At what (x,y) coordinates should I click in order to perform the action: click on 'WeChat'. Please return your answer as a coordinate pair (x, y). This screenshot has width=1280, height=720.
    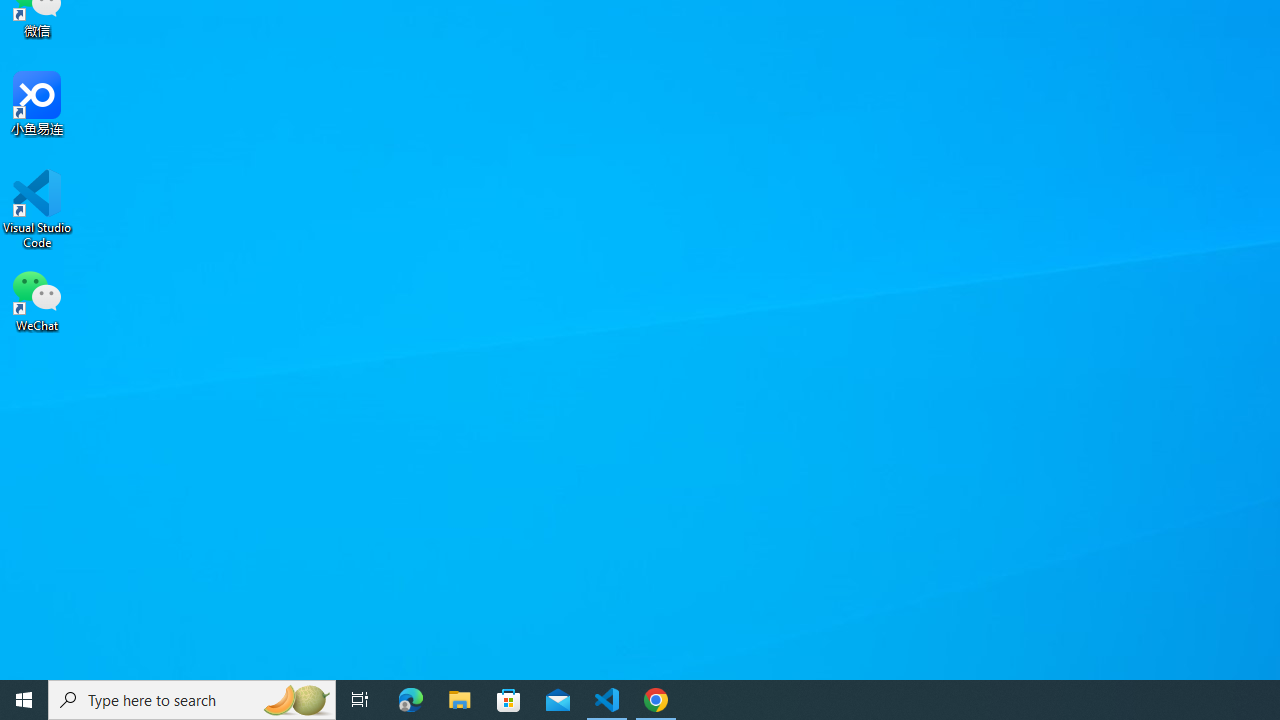
    Looking at the image, I should click on (37, 299).